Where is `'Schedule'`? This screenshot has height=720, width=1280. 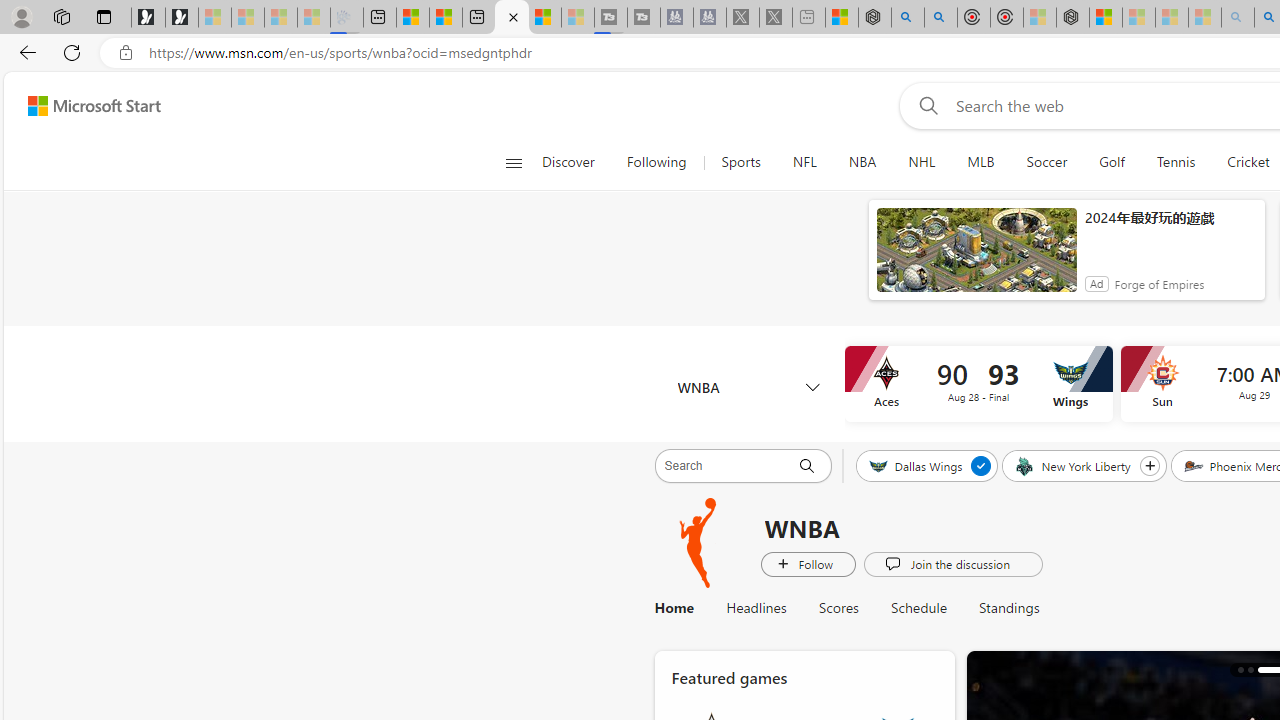 'Schedule' is located at coordinates (918, 607).